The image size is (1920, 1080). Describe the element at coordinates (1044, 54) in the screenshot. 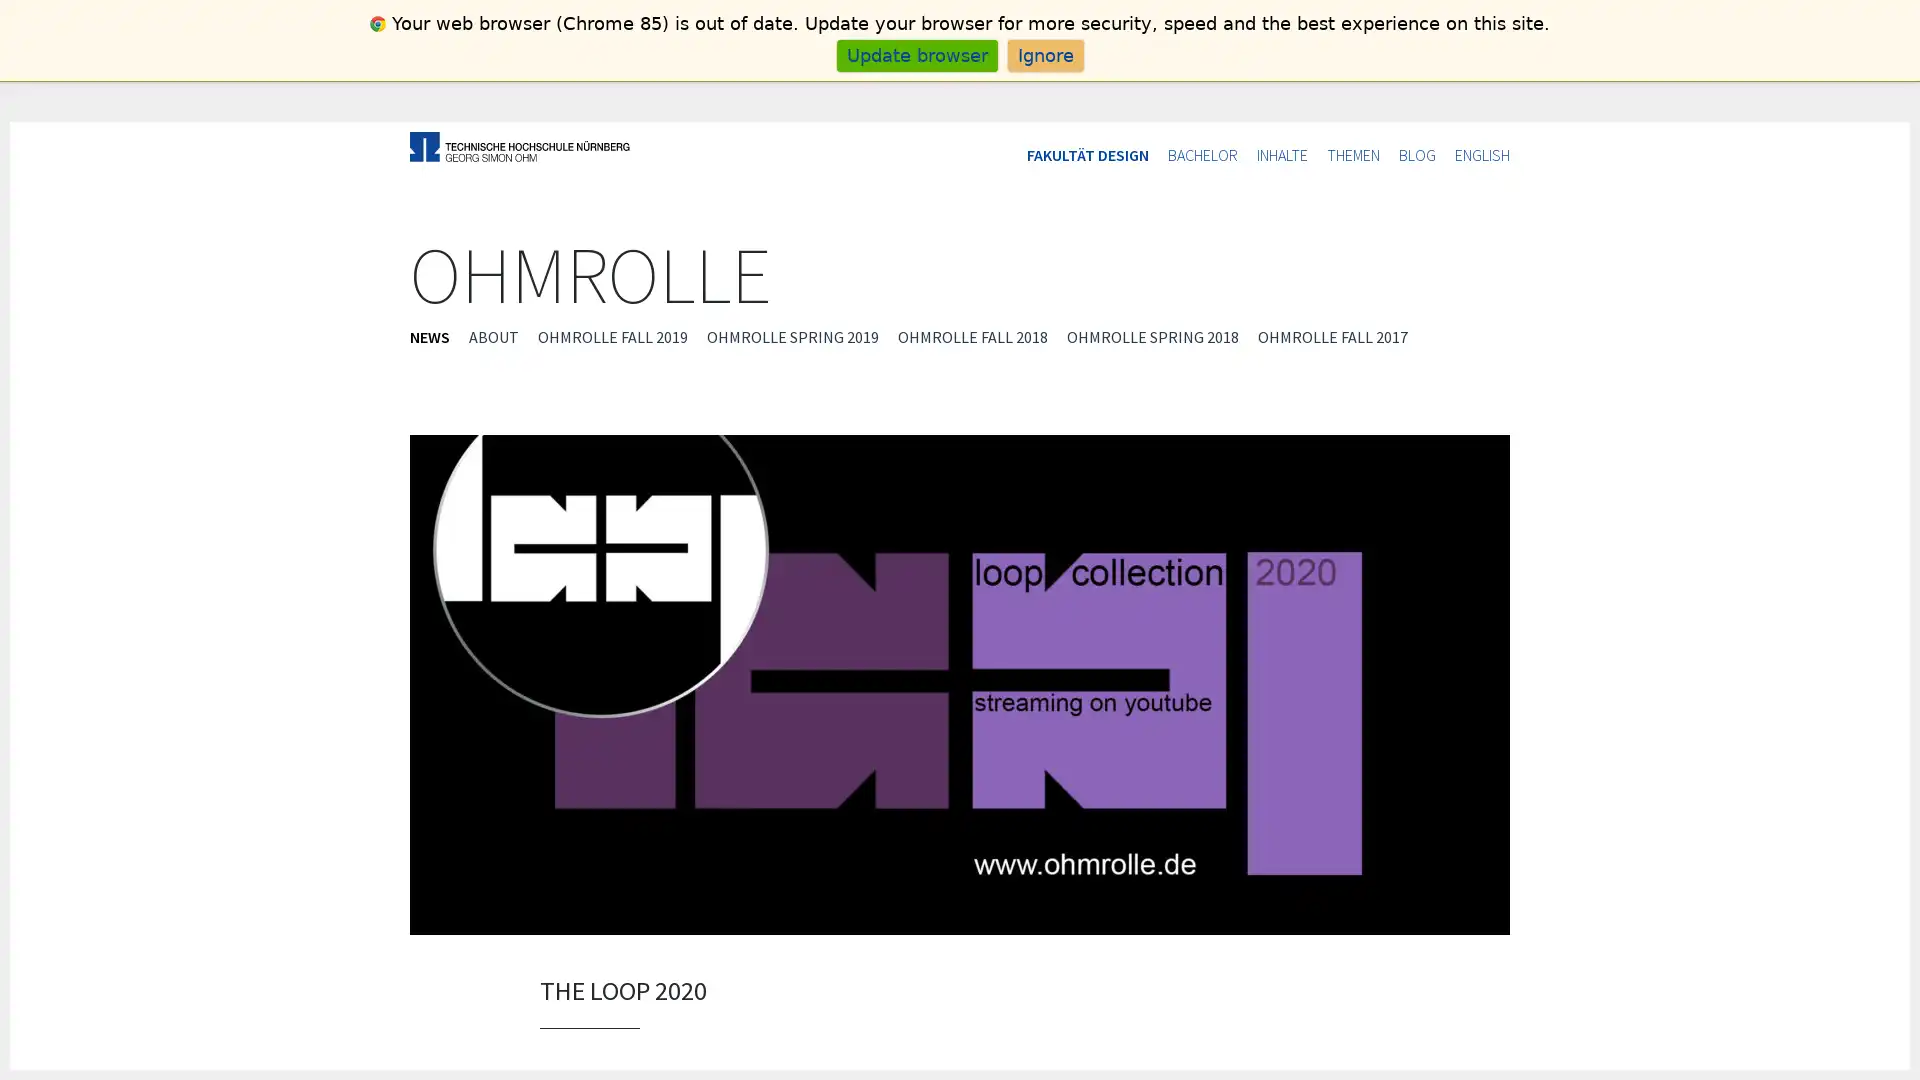

I see `Ignore` at that location.